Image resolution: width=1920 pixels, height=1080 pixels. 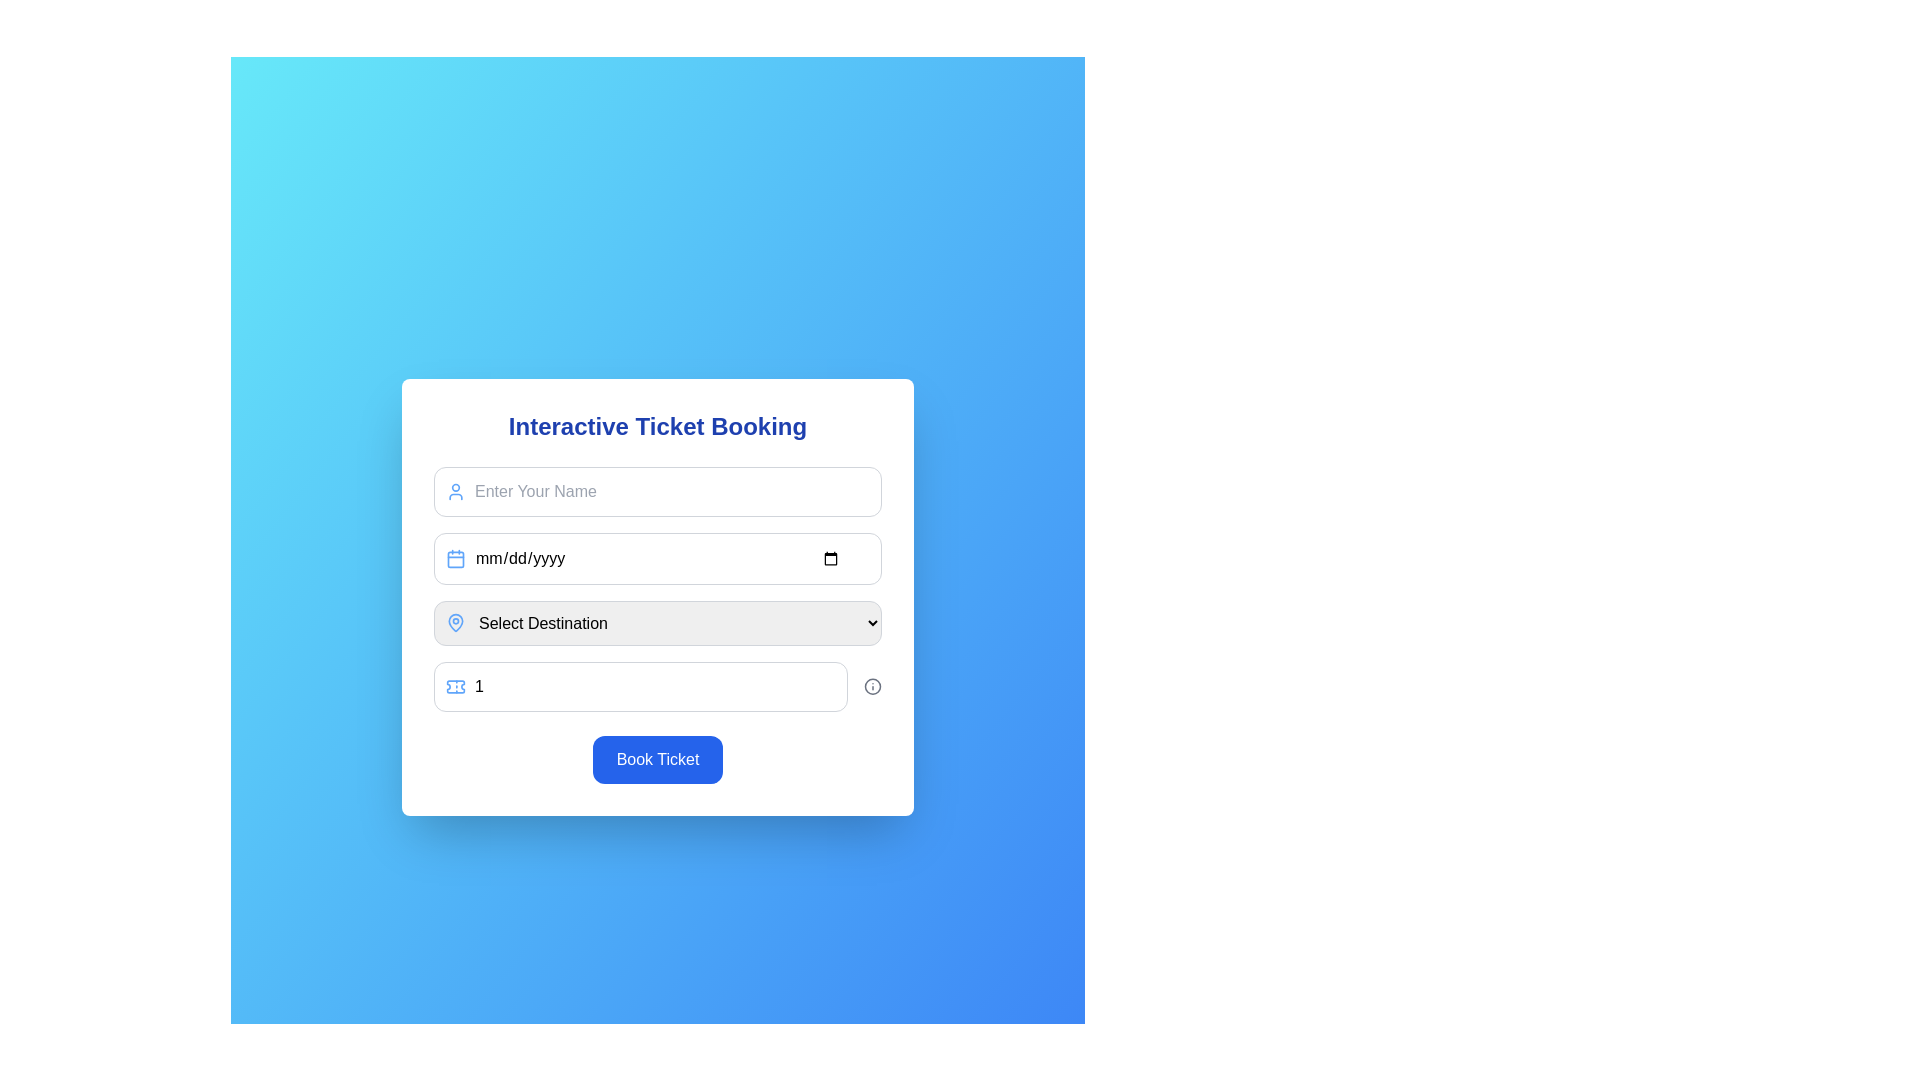 What do you see at coordinates (872, 685) in the screenshot?
I see `the Circular SVG shape that is part of the interactive icon next to the number selector field in the ticket booking UI` at bounding box center [872, 685].